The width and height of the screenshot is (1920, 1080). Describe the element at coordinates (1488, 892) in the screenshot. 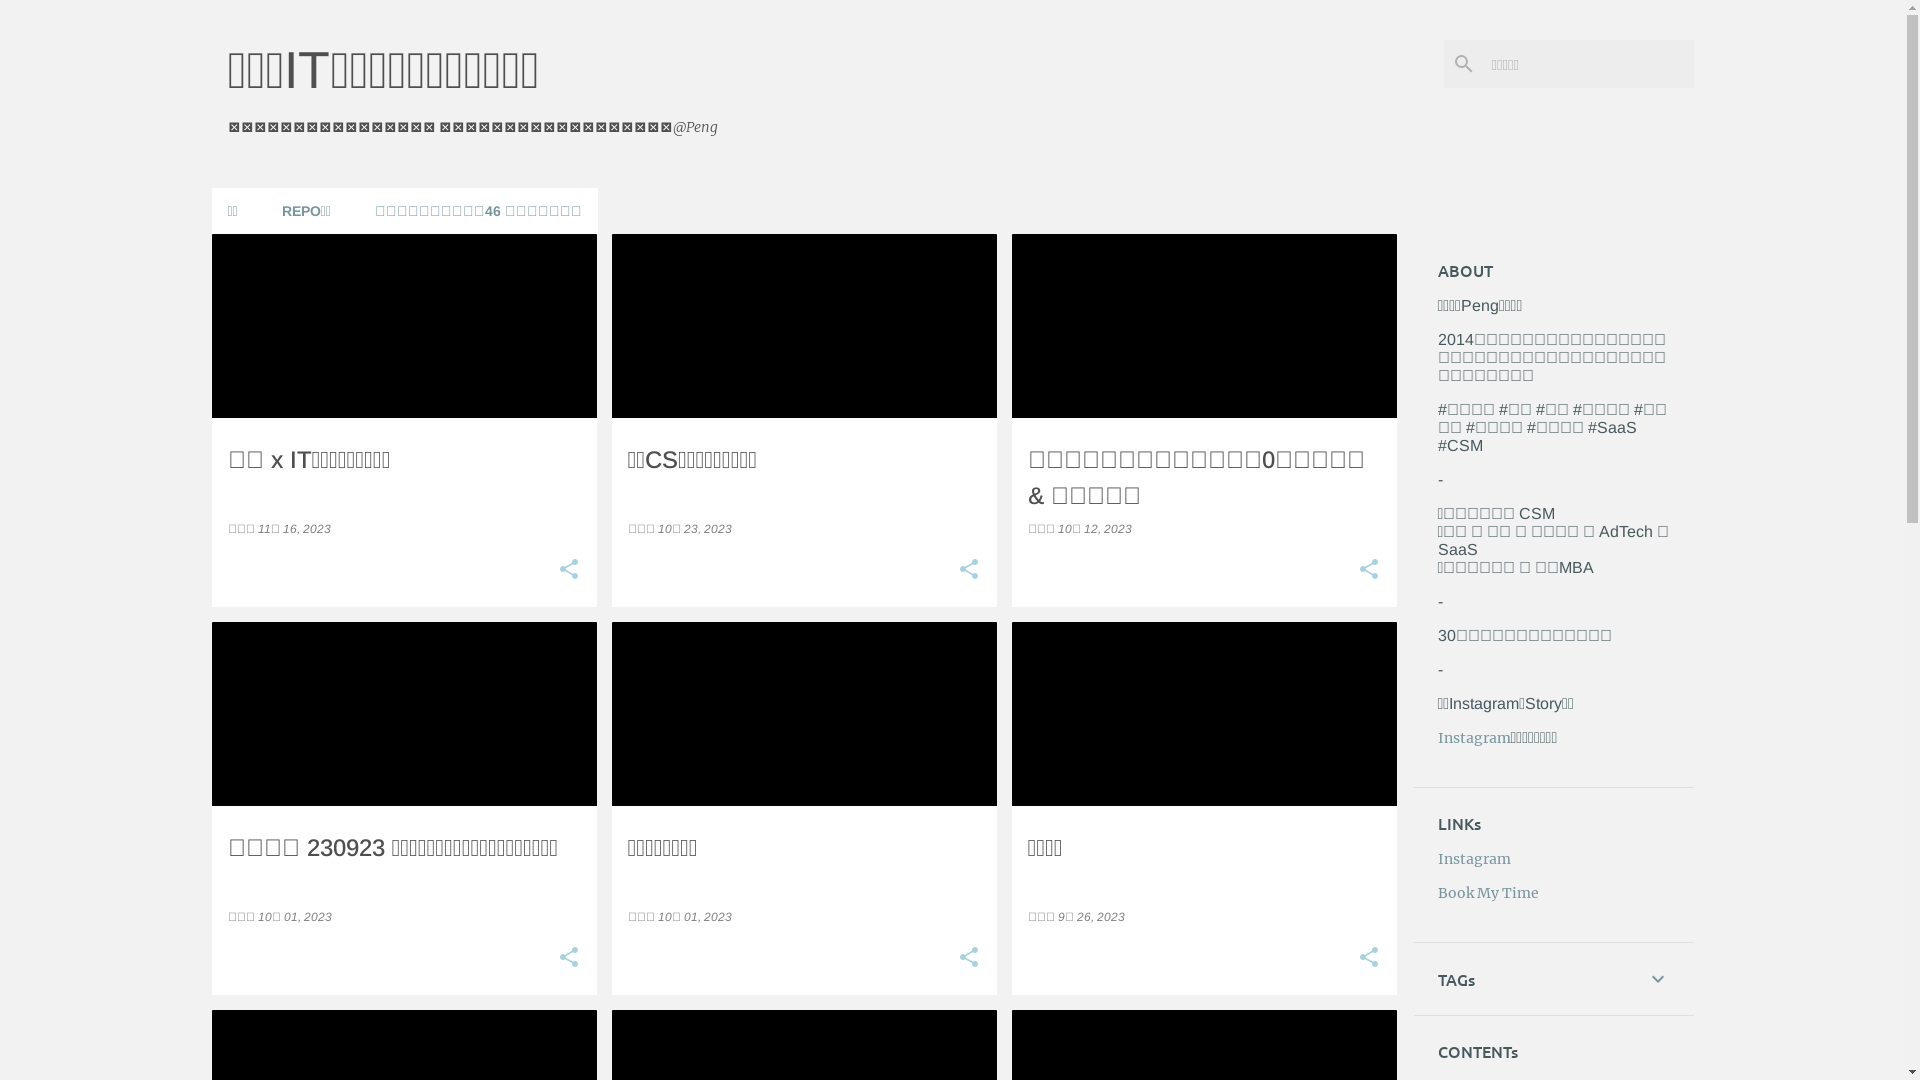

I see `'Book My Time'` at that location.